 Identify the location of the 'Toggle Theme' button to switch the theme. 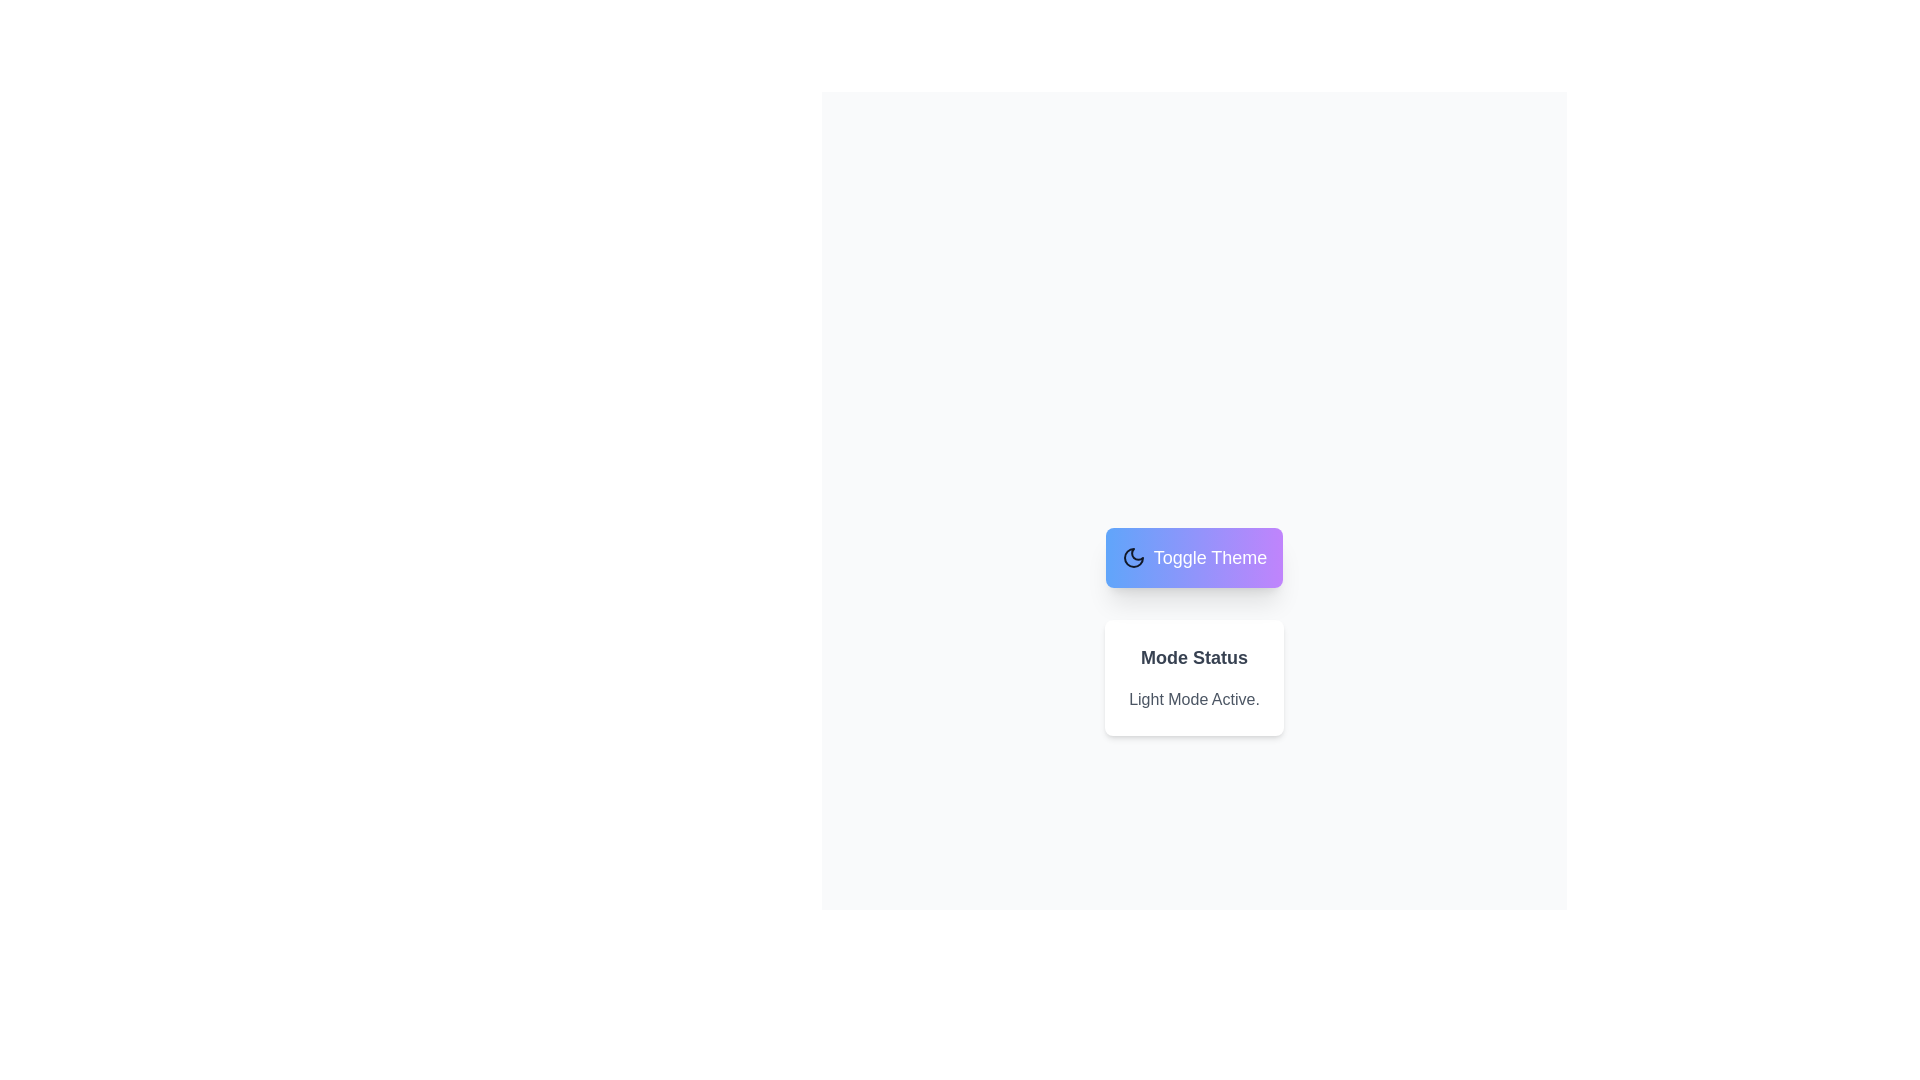
(1194, 558).